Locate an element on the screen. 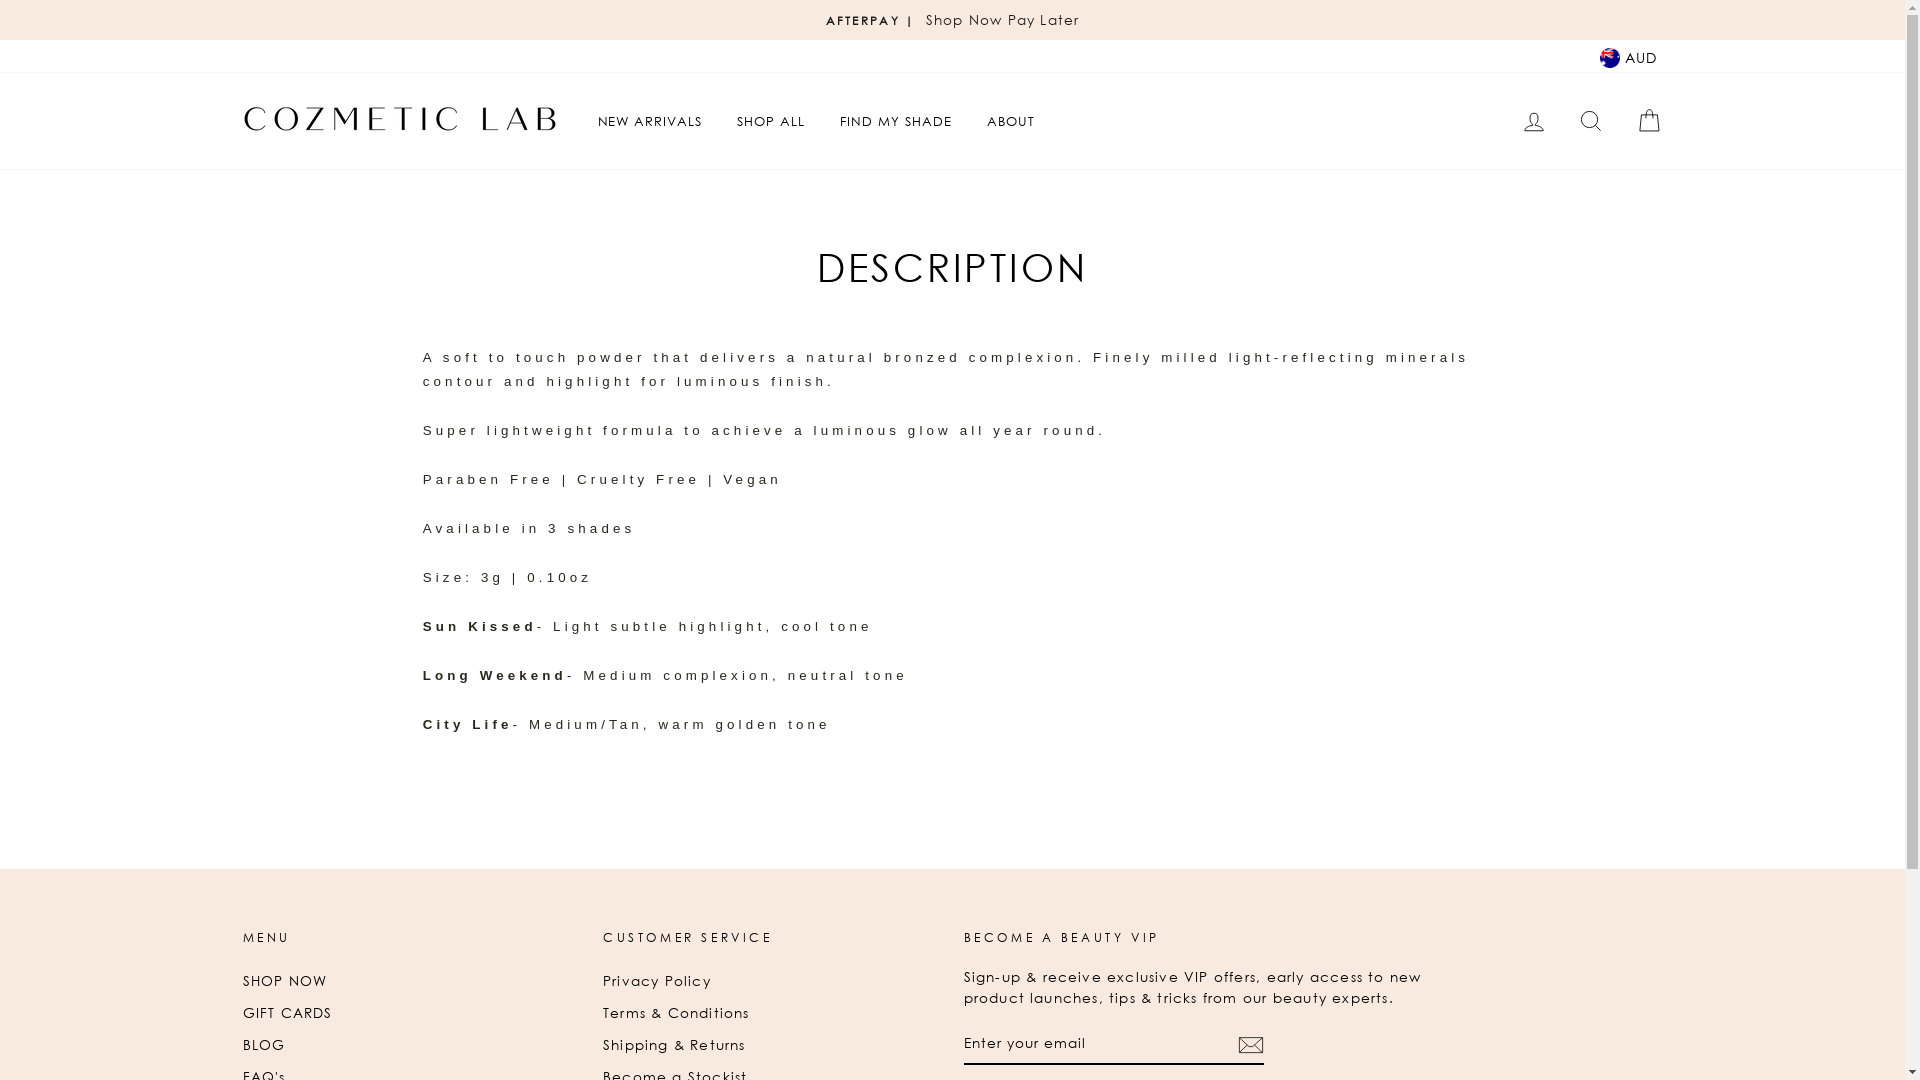 The image size is (1920, 1080). 'BLOG' is located at coordinates (262, 1044).